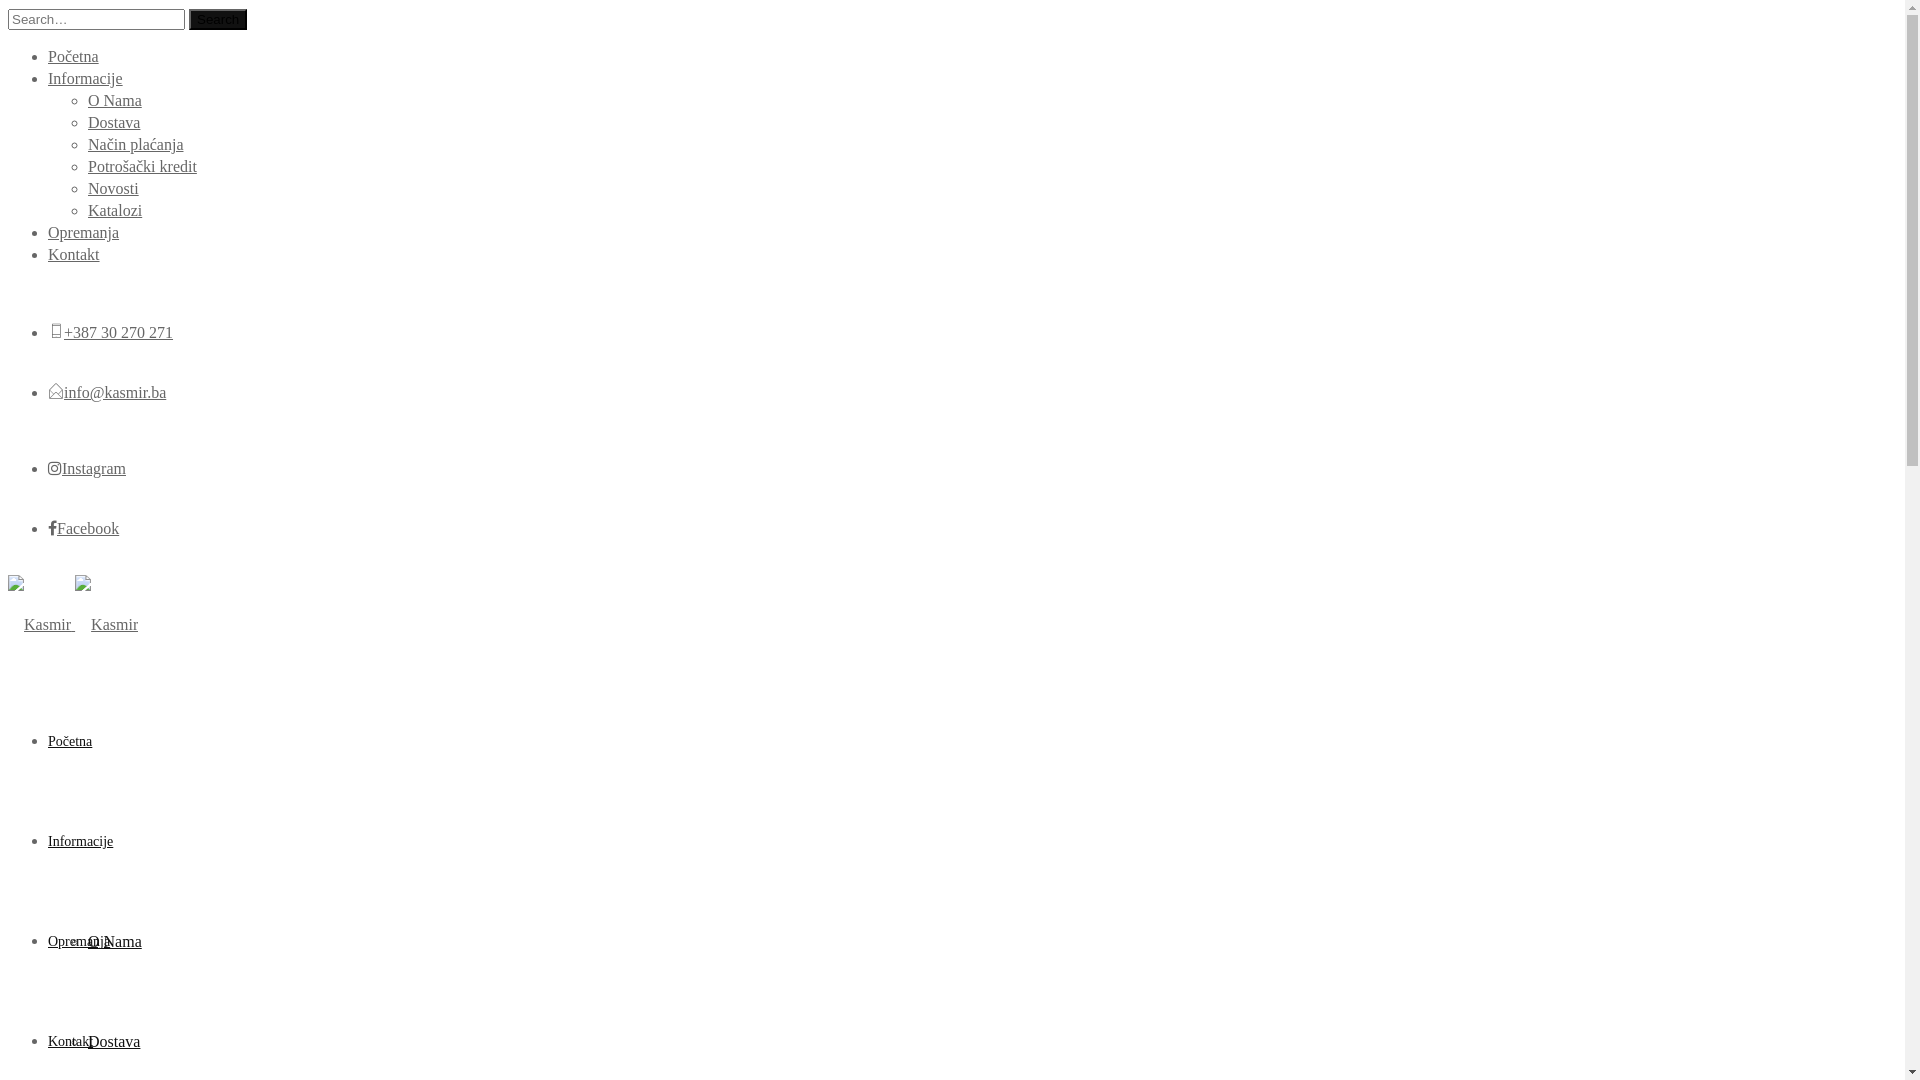  Describe the element at coordinates (217, 19) in the screenshot. I see `'Search'` at that location.